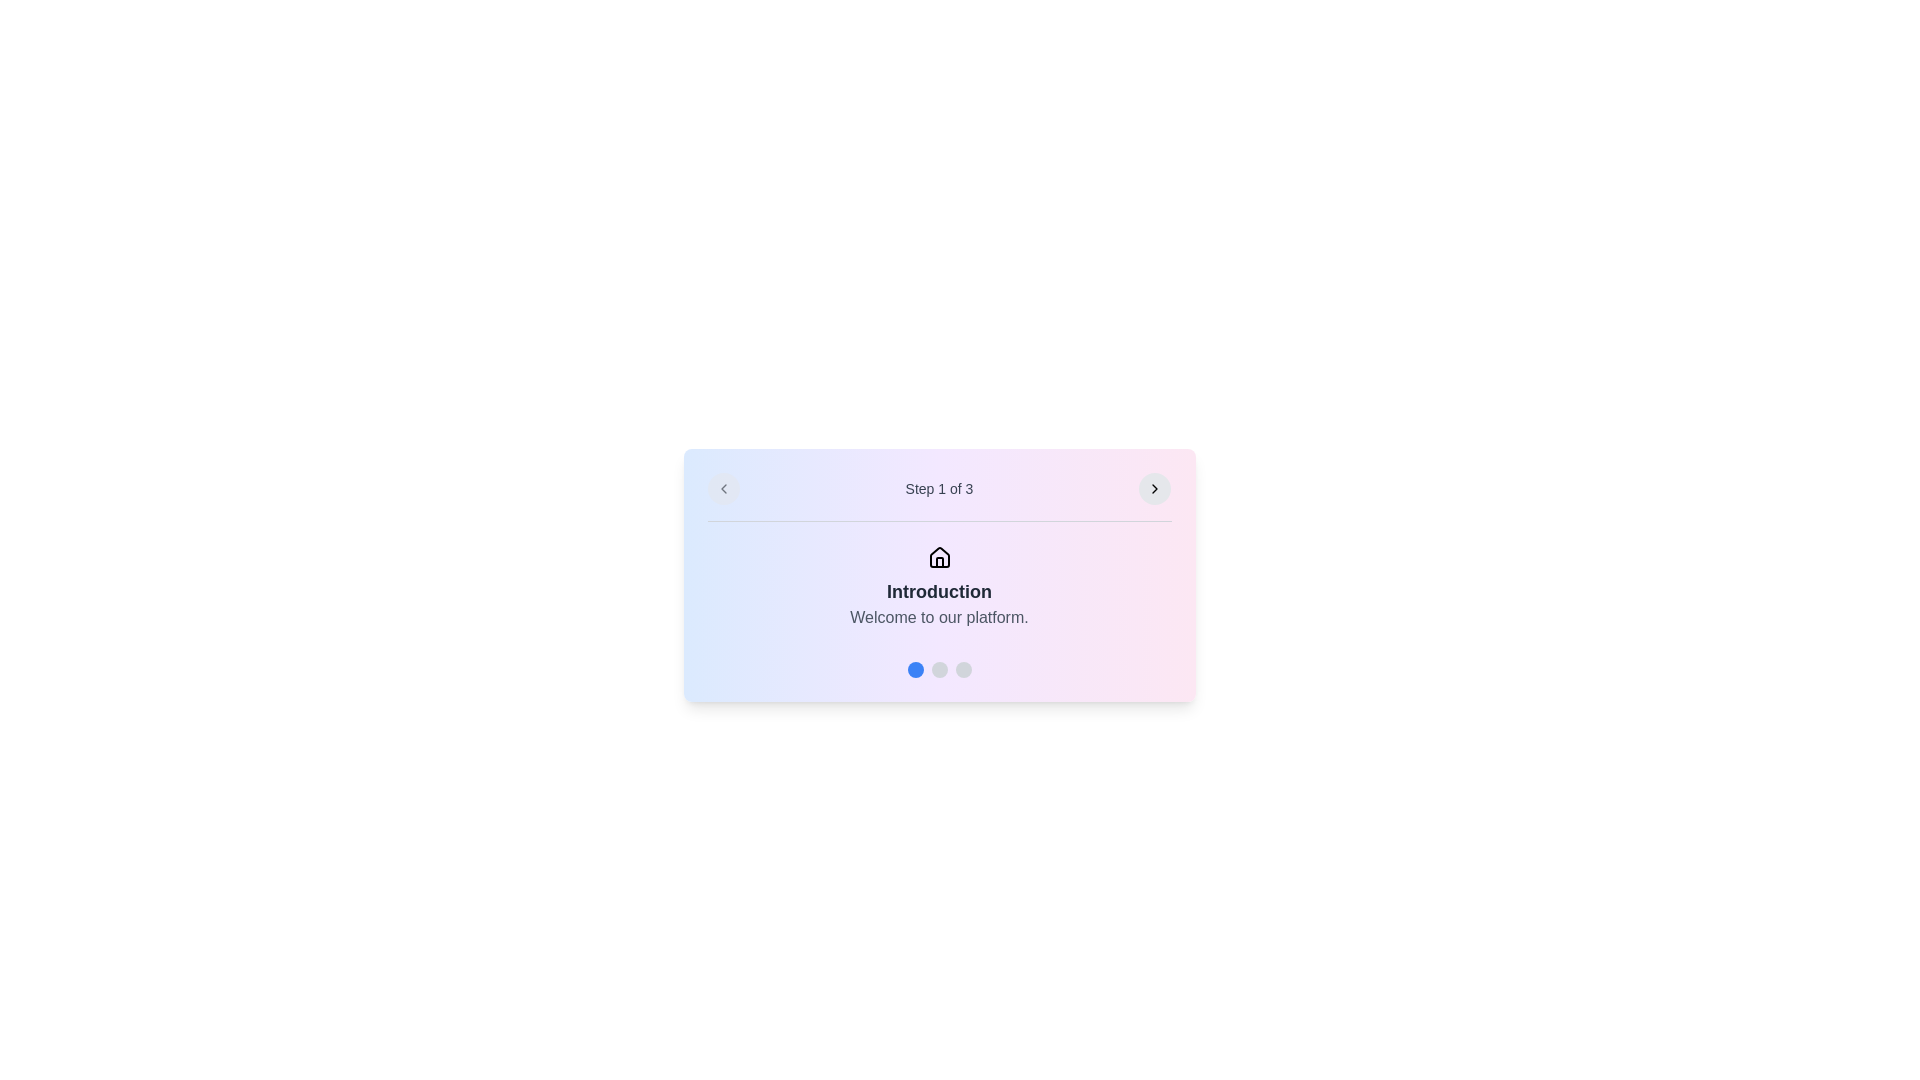  I want to click on the interactive circular button, which is the middle circle of three horizontally aligned circles at the bottom center of the card, so click(938, 670).